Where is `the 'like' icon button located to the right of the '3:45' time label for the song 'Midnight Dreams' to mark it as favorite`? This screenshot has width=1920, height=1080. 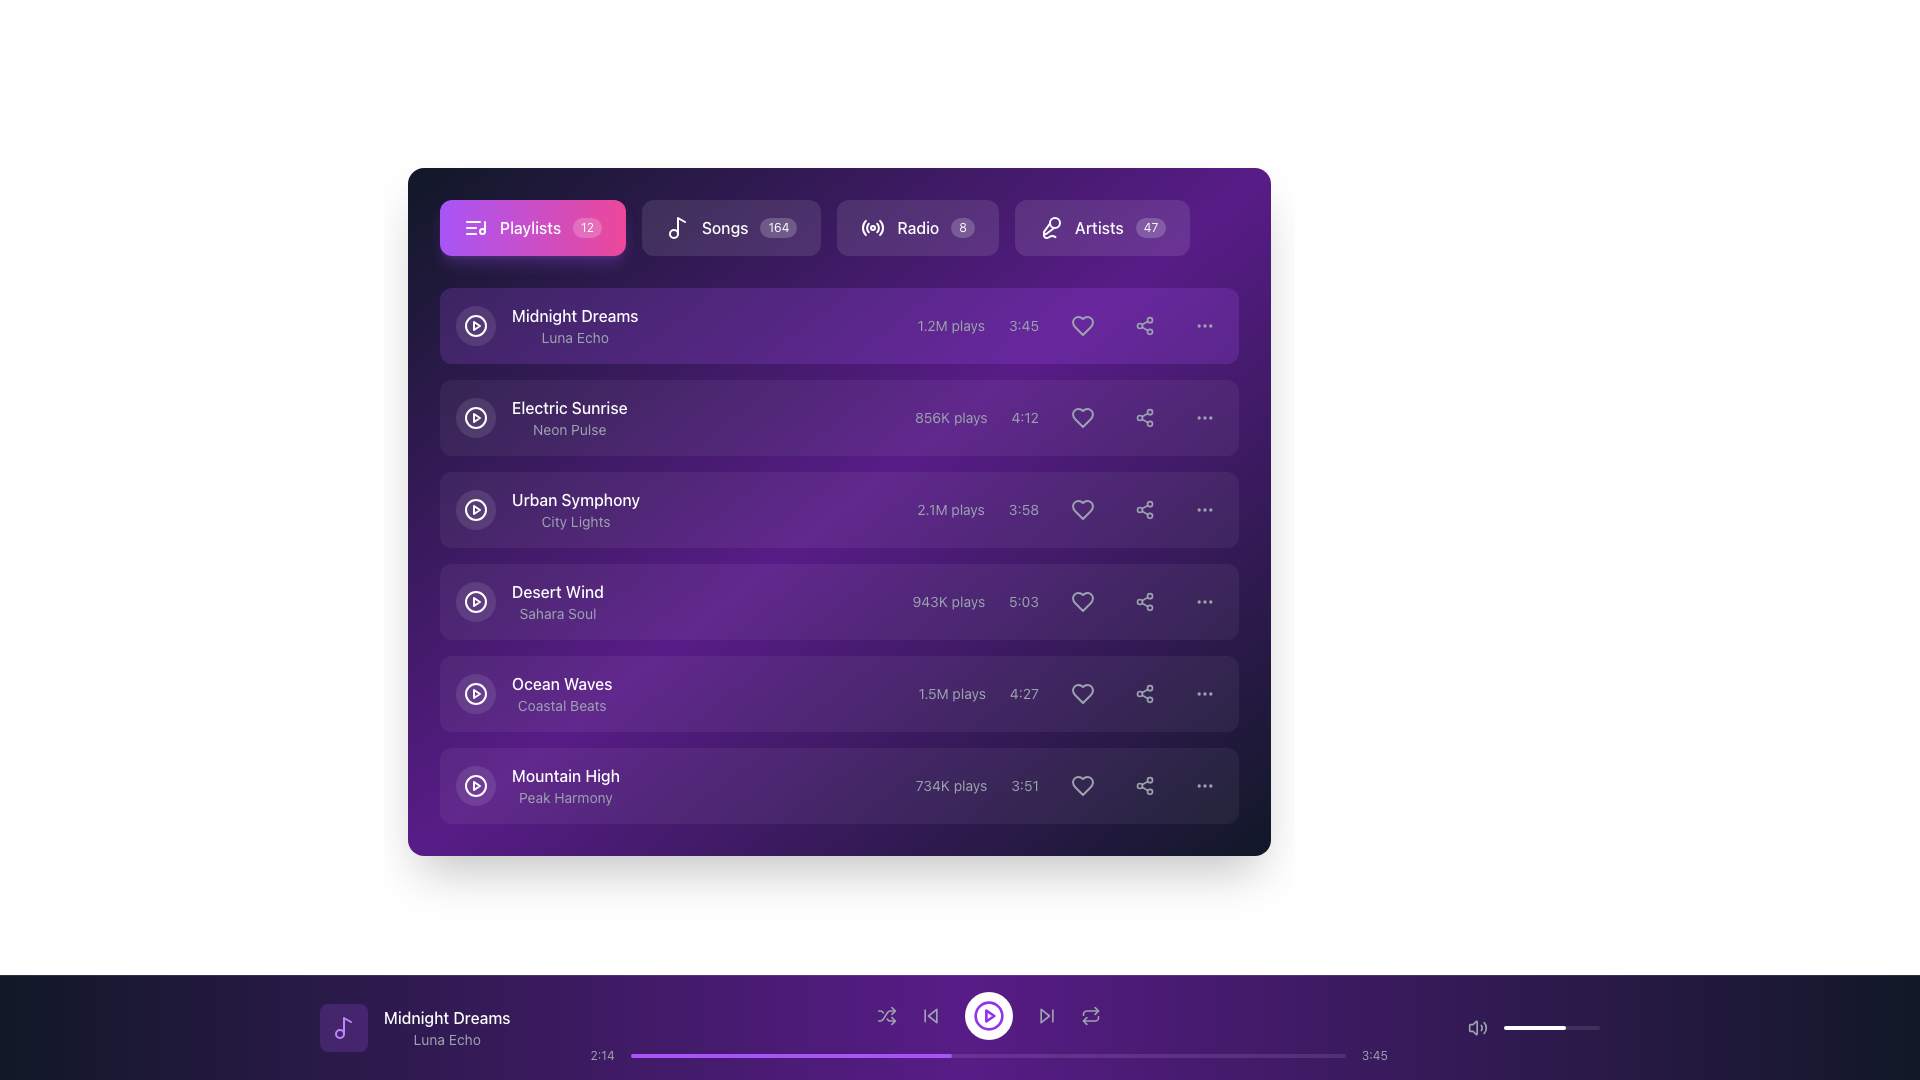
the 'like' icon button located to the right of the '3:45' time label for the song 'Midnight Dreams' to mark it as favorite is located at coordinates (1082, 325).